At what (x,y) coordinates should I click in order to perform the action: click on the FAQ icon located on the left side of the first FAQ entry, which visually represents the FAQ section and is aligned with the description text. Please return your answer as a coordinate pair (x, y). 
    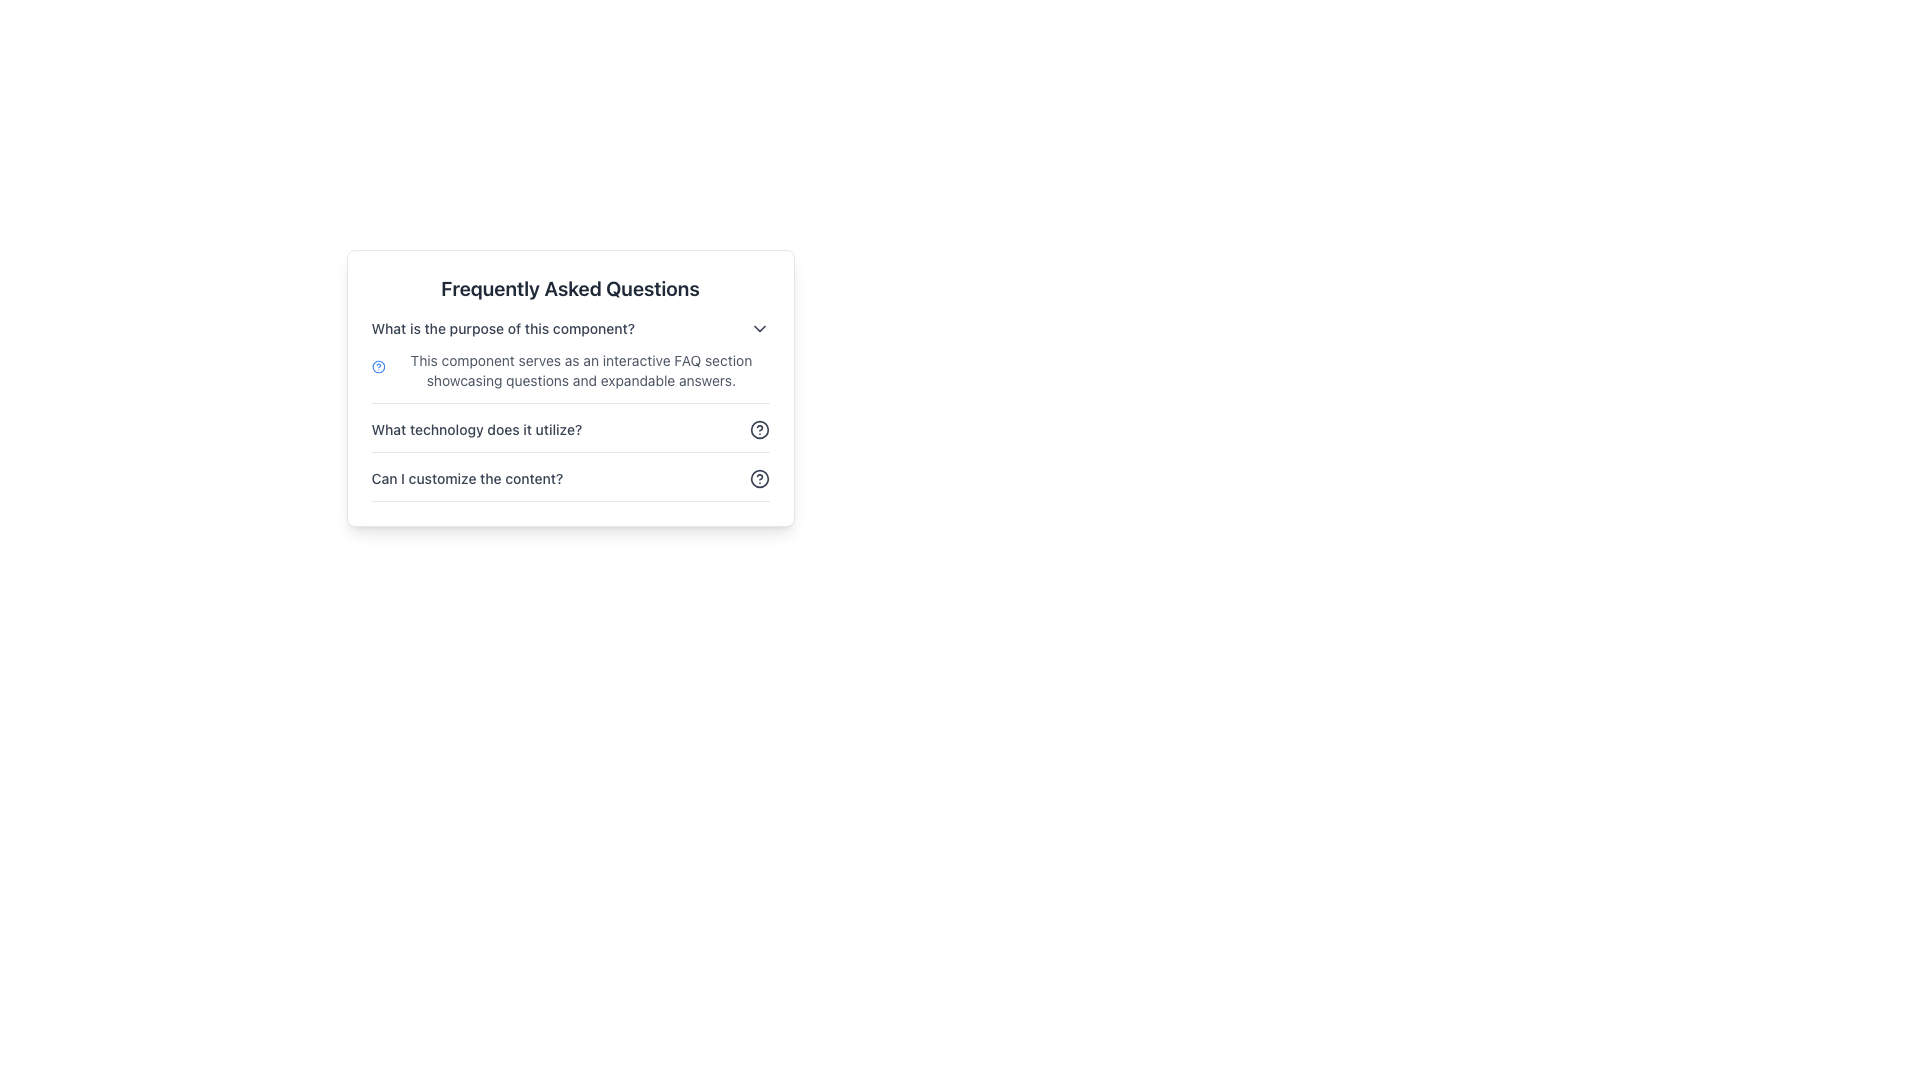
    Looking at the image, I should click on (378, 366).